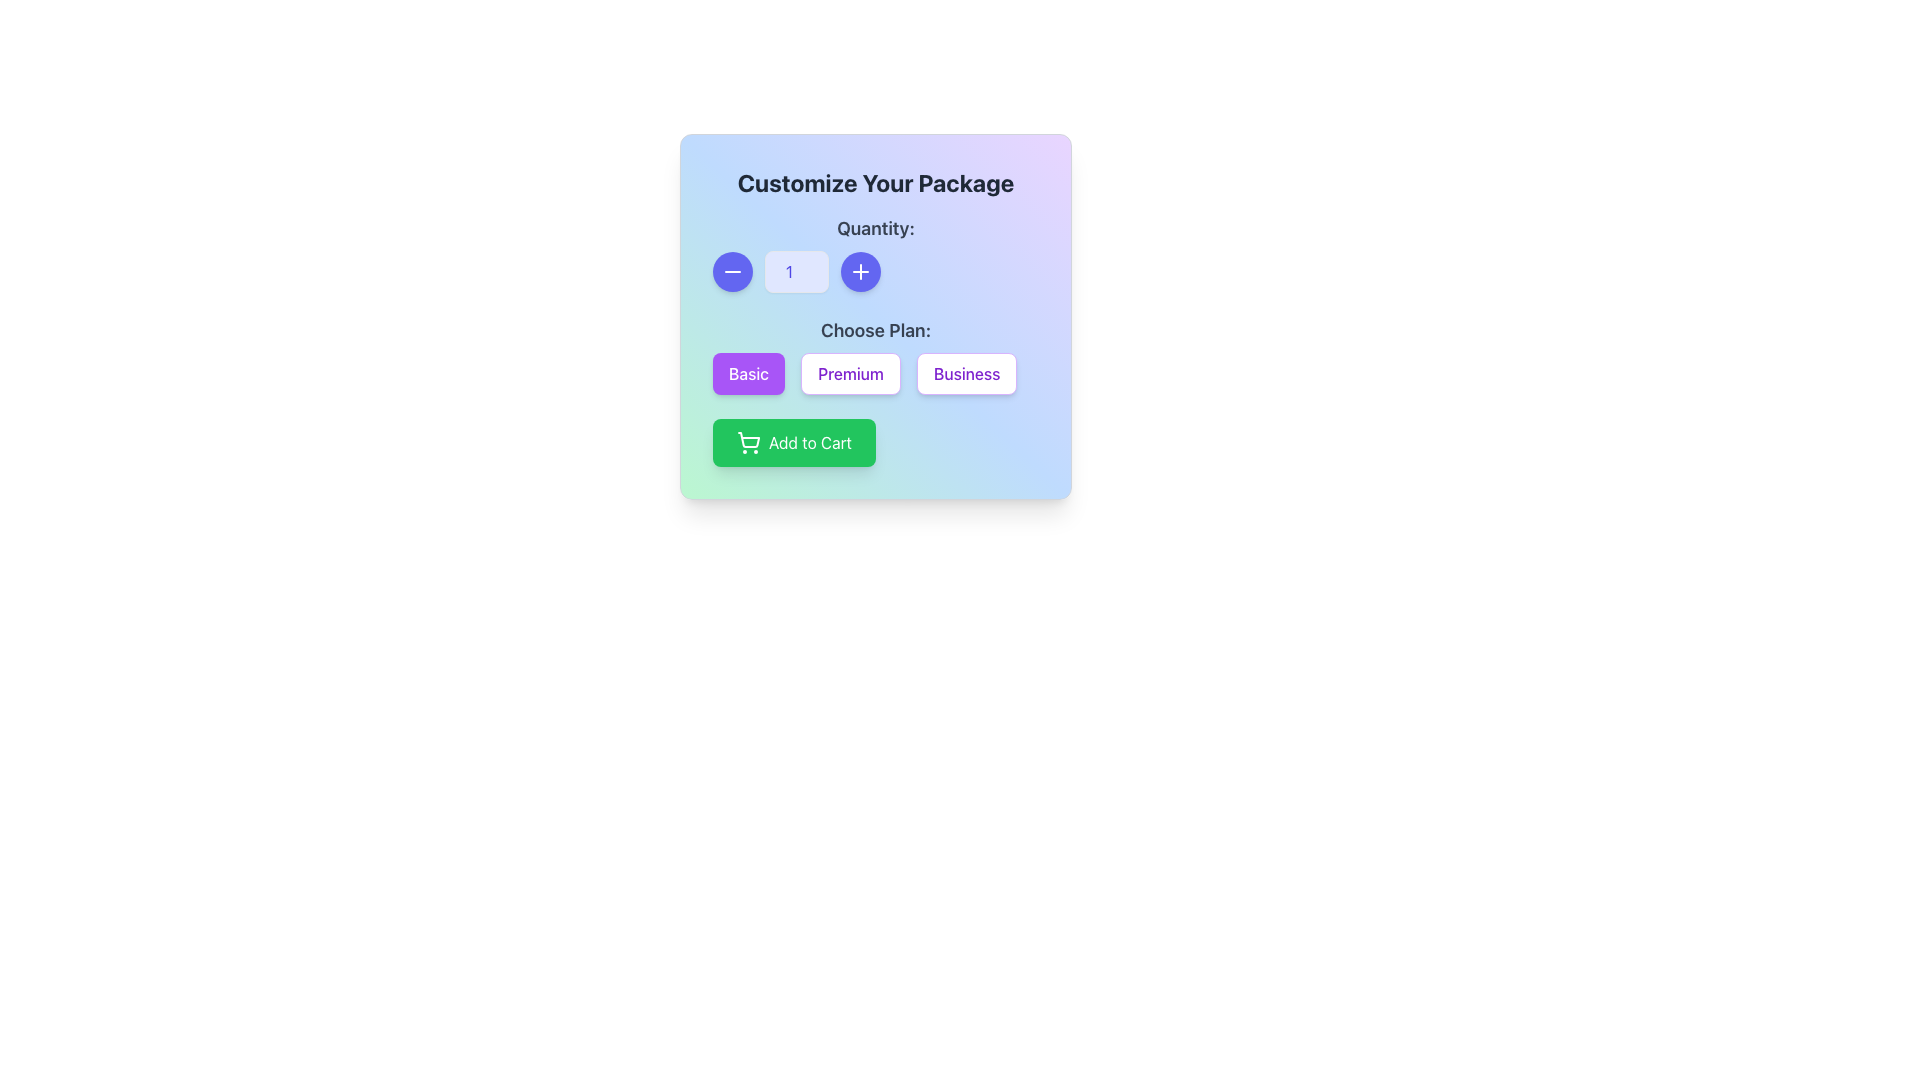  I want to click on keyboard navigation, so click(850, 374).